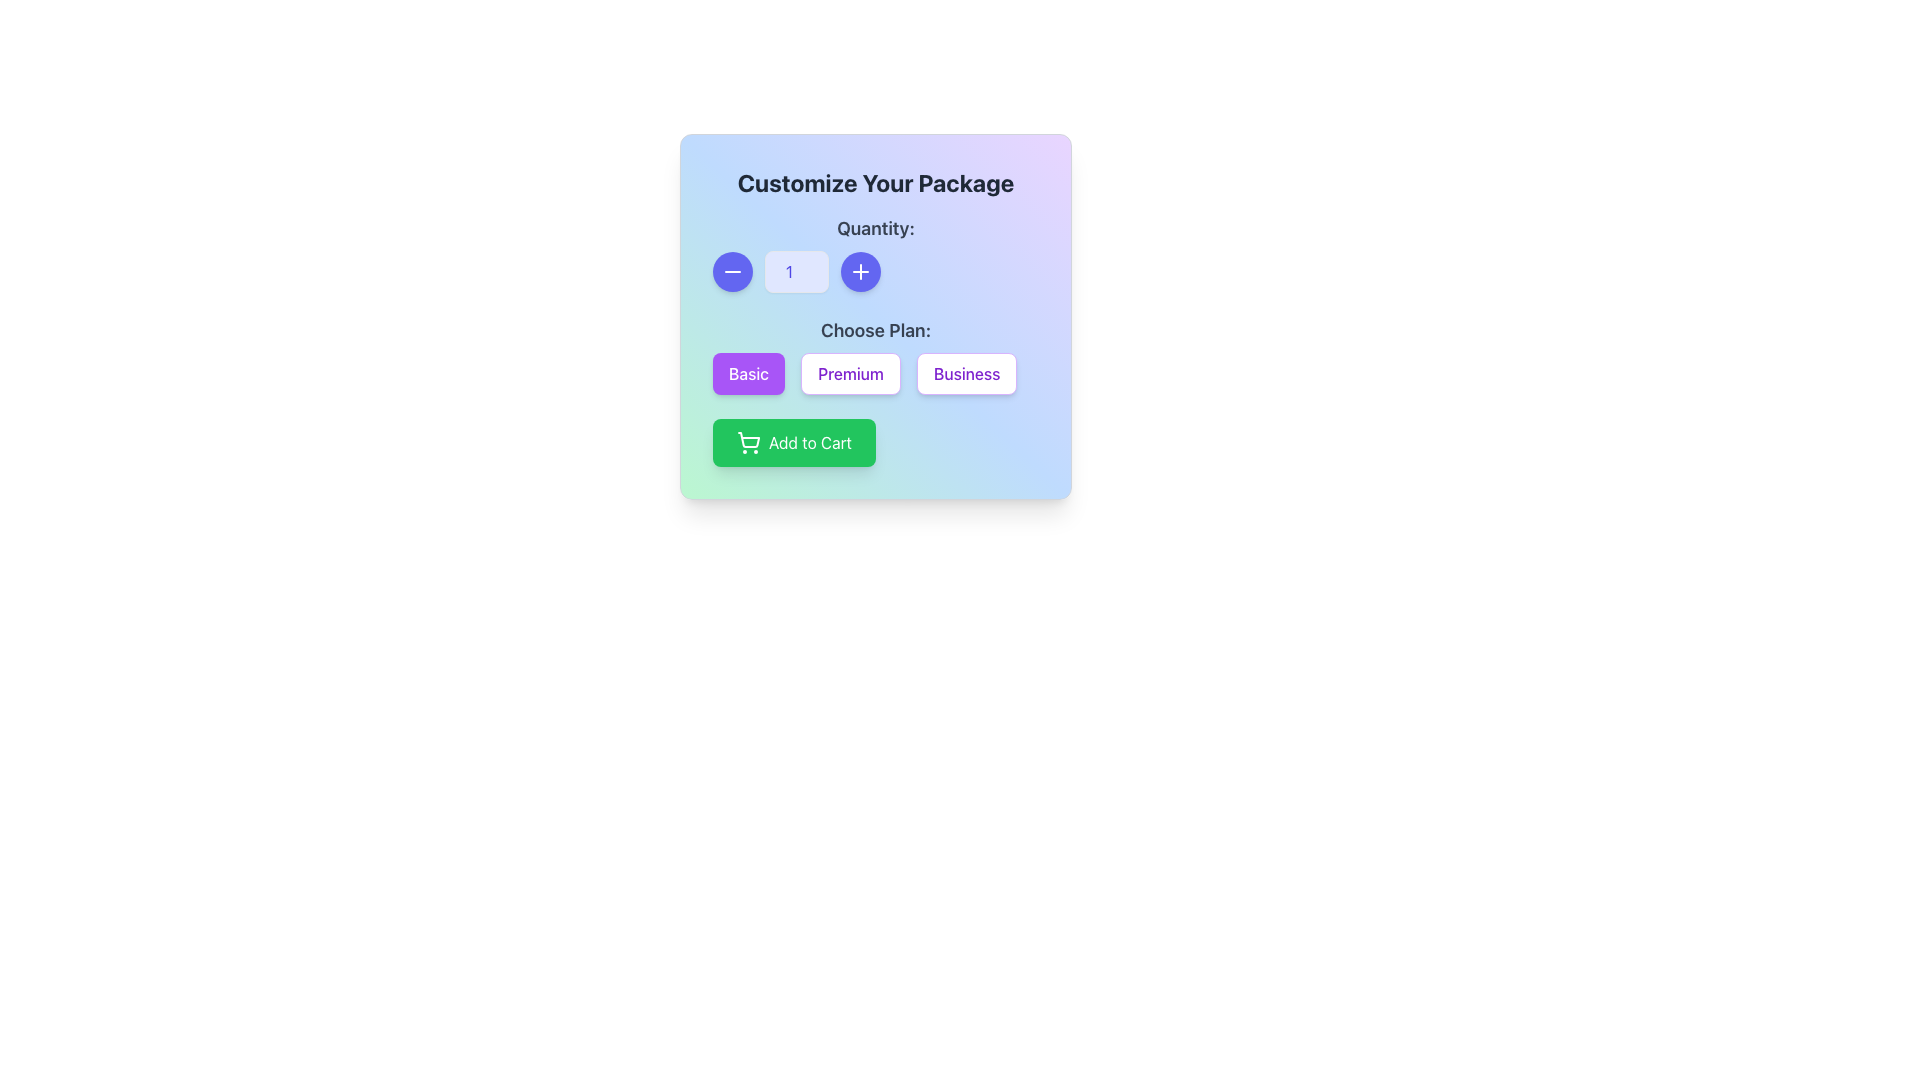  I want to click on keyboard navigation, so click(850, 374).